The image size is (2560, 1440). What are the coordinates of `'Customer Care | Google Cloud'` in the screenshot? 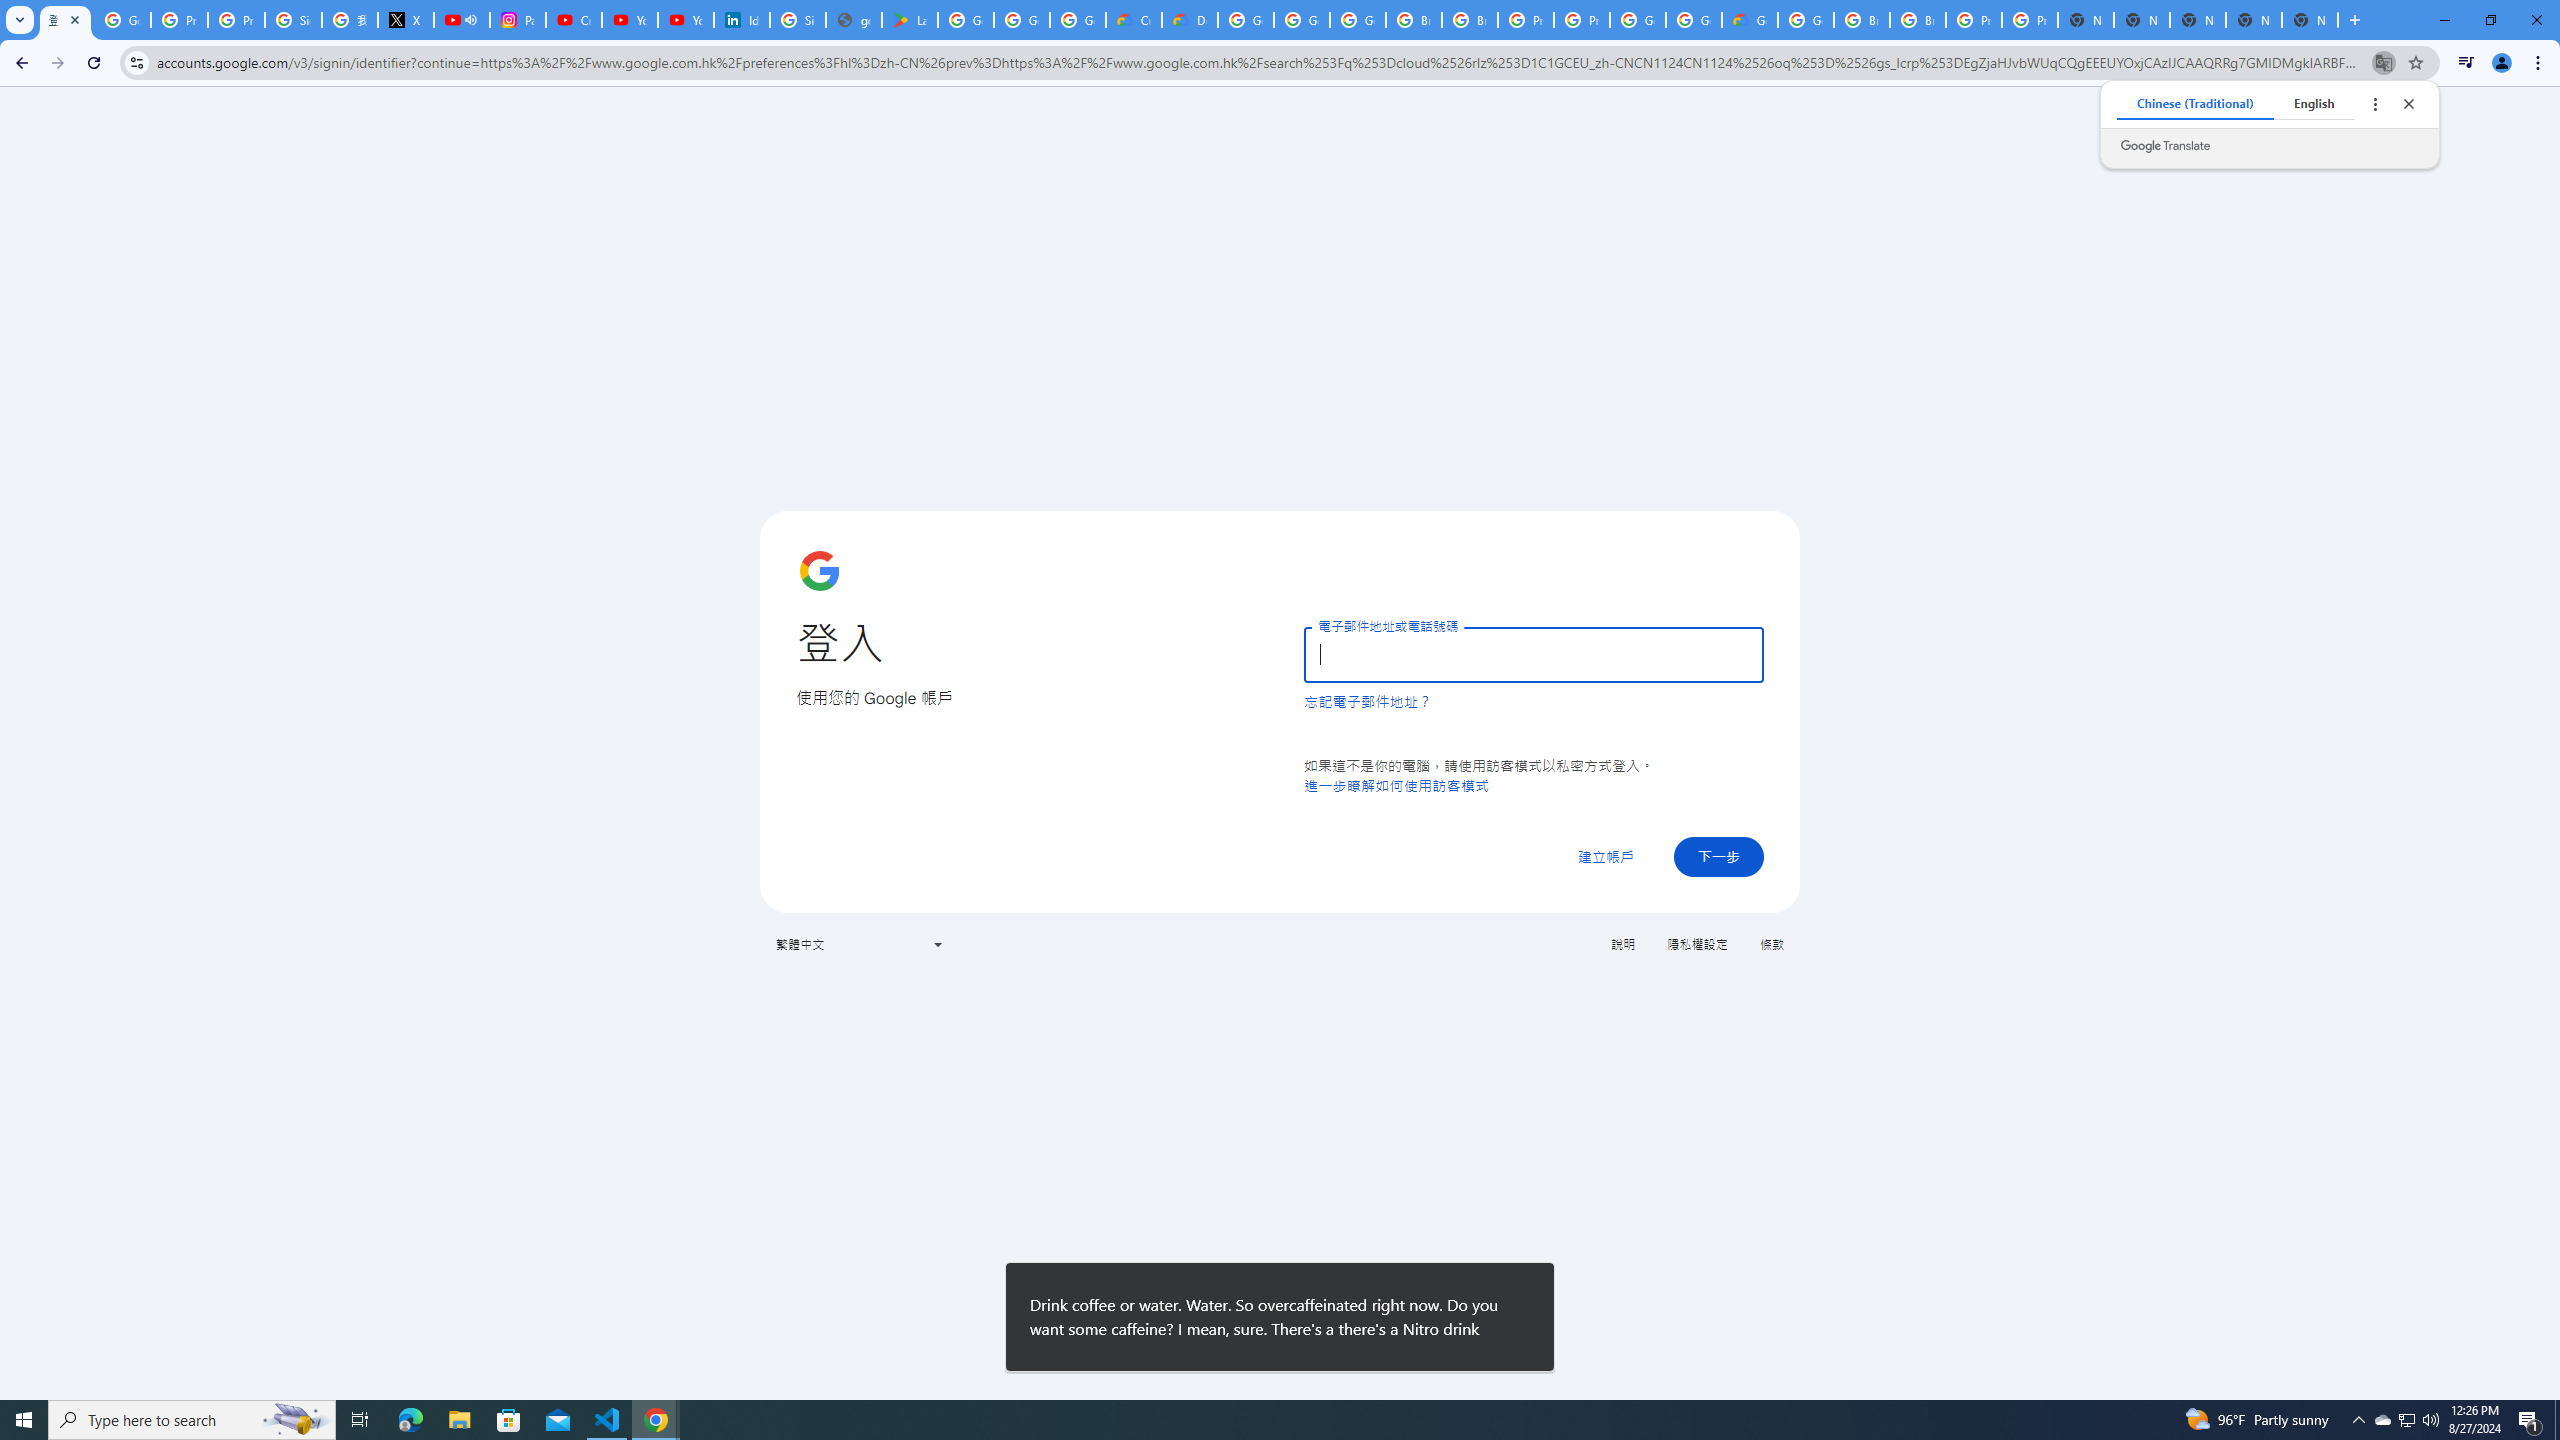 It's located at (1133, 19).